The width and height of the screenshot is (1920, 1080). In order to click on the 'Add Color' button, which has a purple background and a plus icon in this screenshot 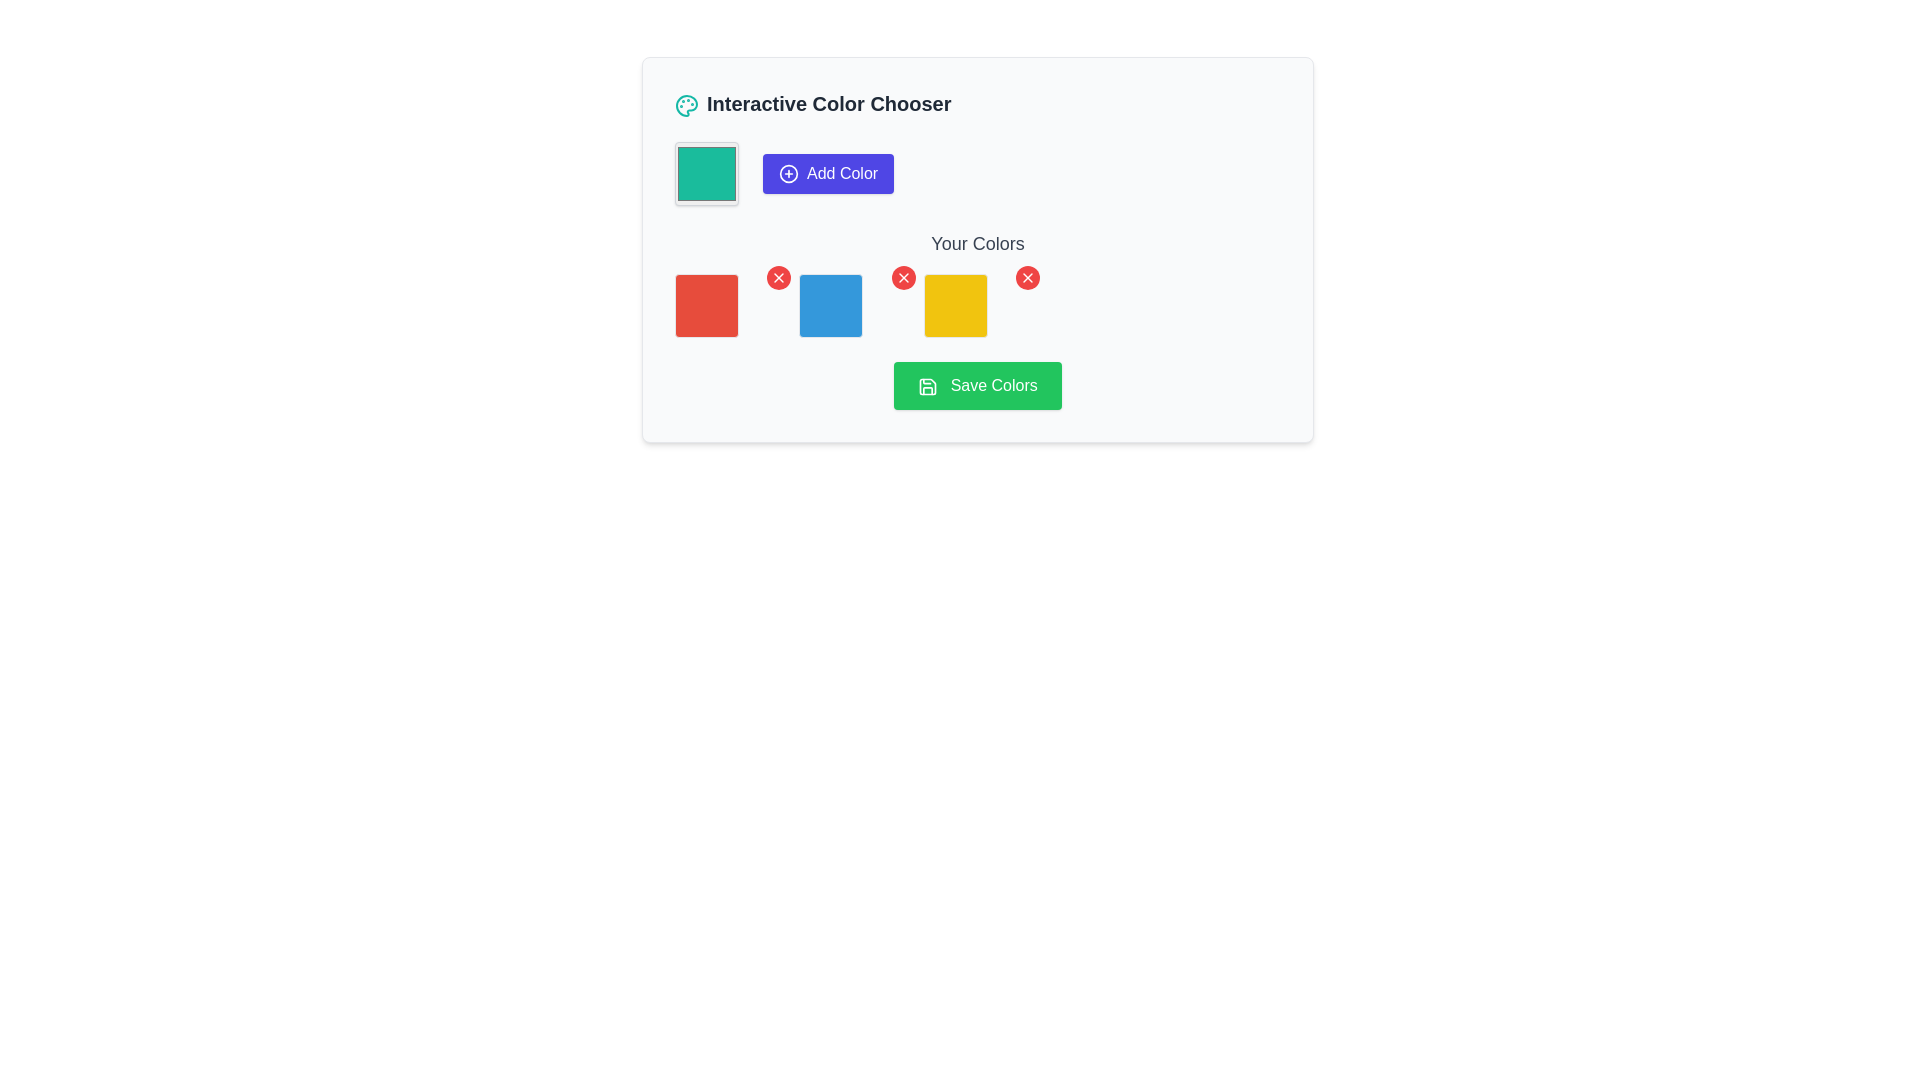, I will do `click(828, 172)`.